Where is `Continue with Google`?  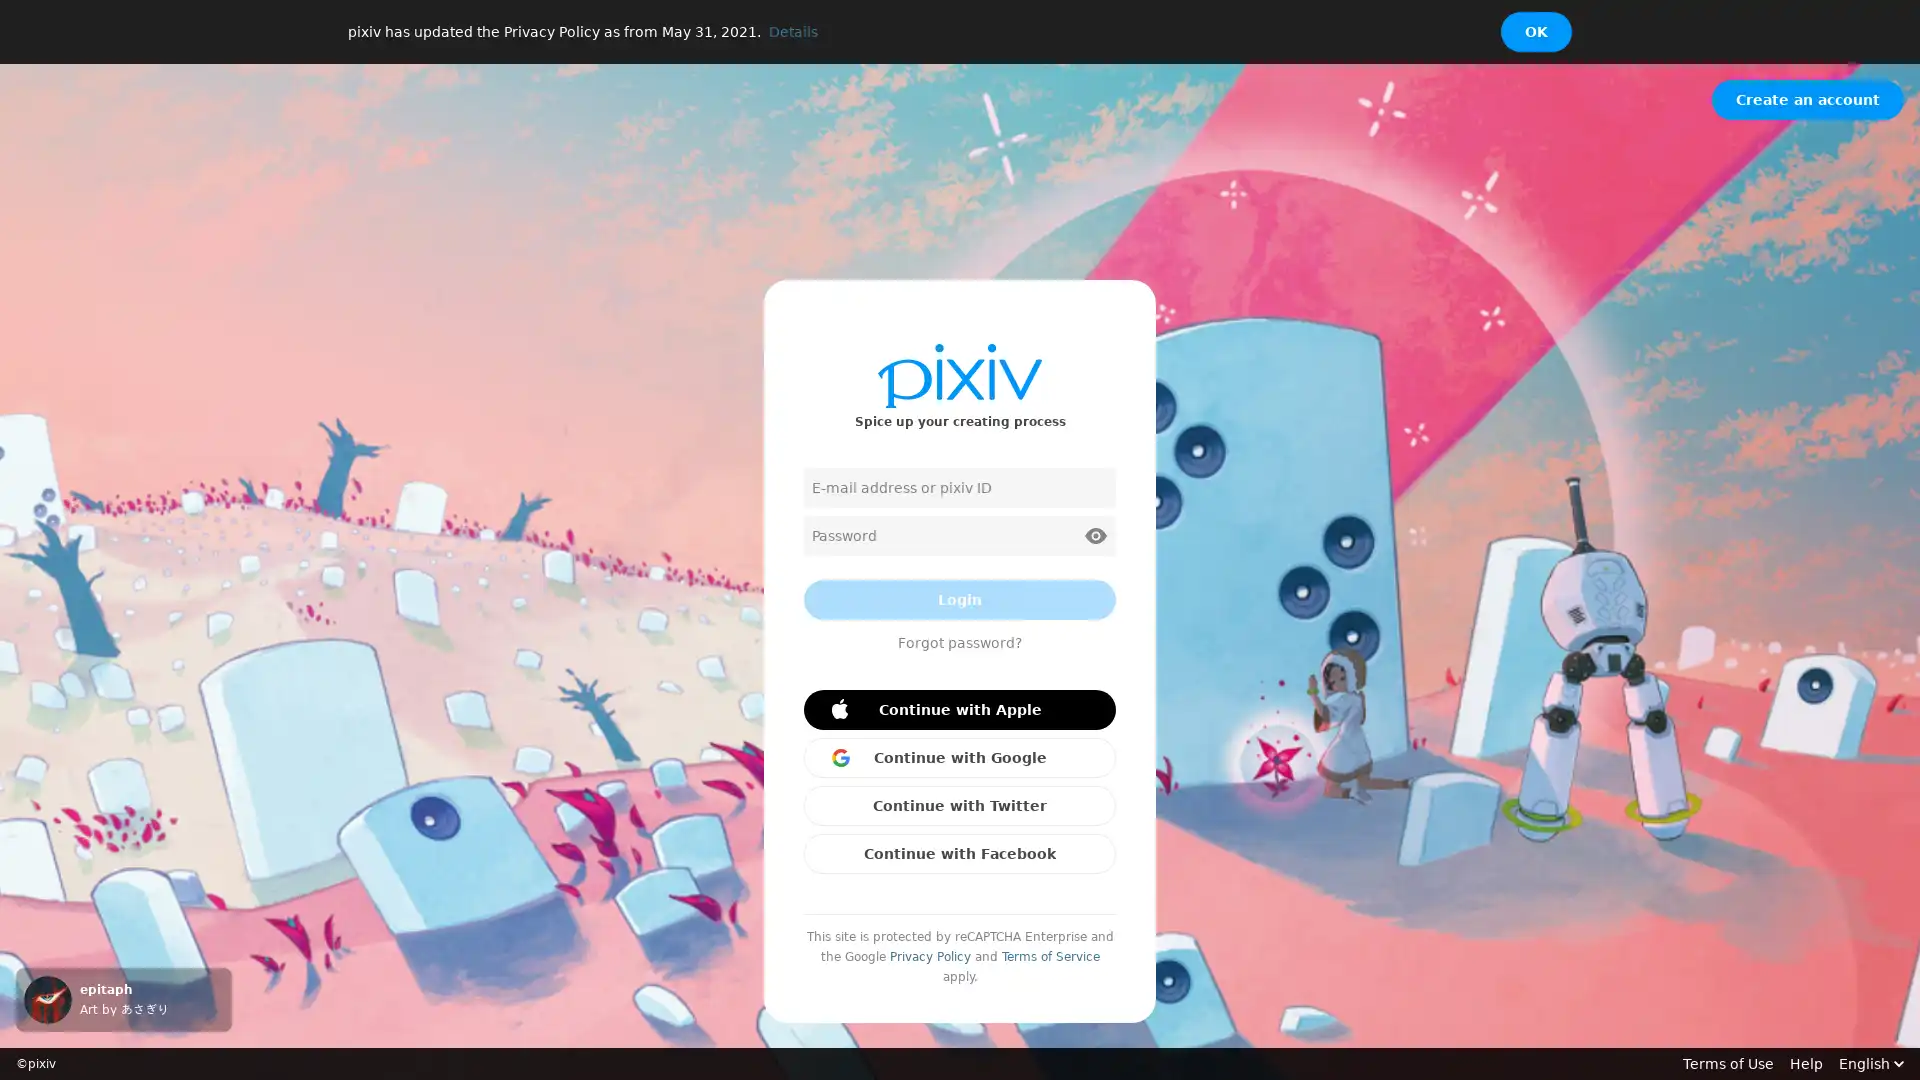 Continue with Google is located at coordinates (960, 758).